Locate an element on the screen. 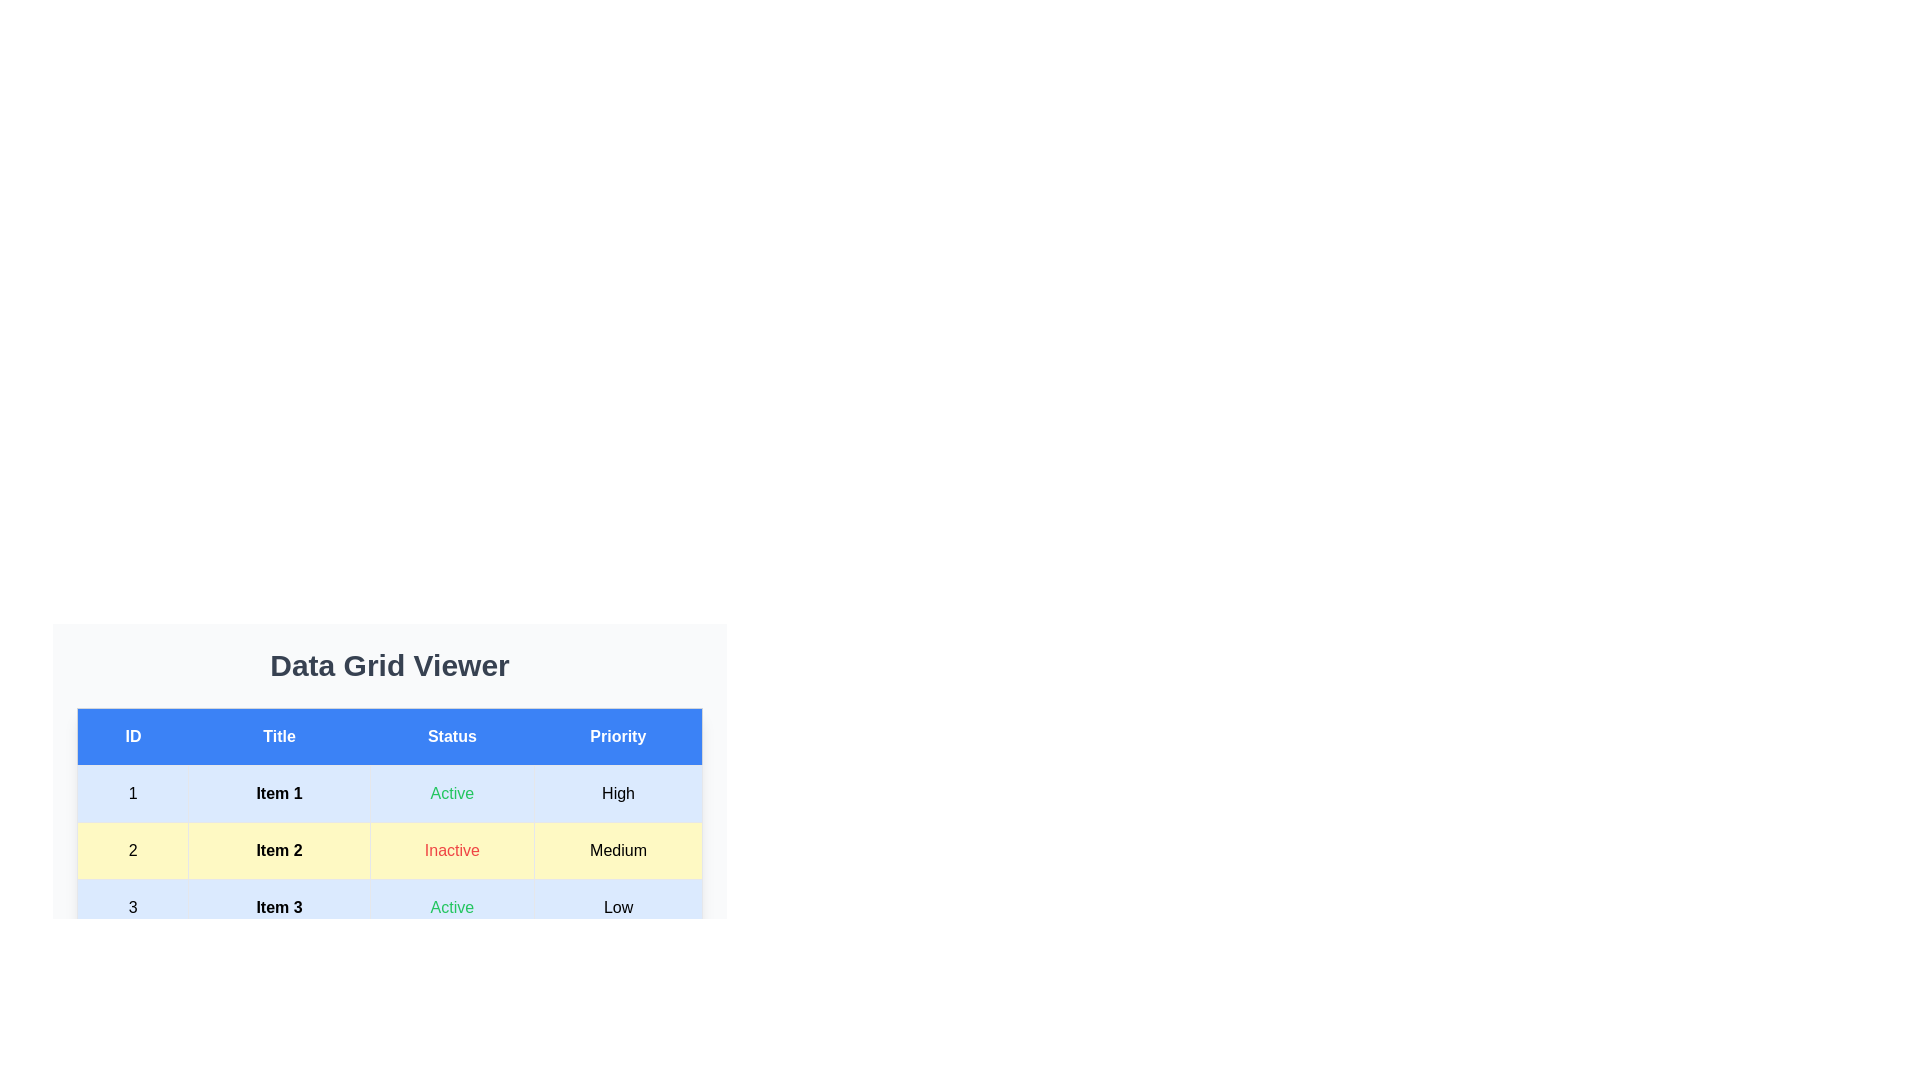  the column header Status to sort the table by that column is located at coordinates (450, 736).